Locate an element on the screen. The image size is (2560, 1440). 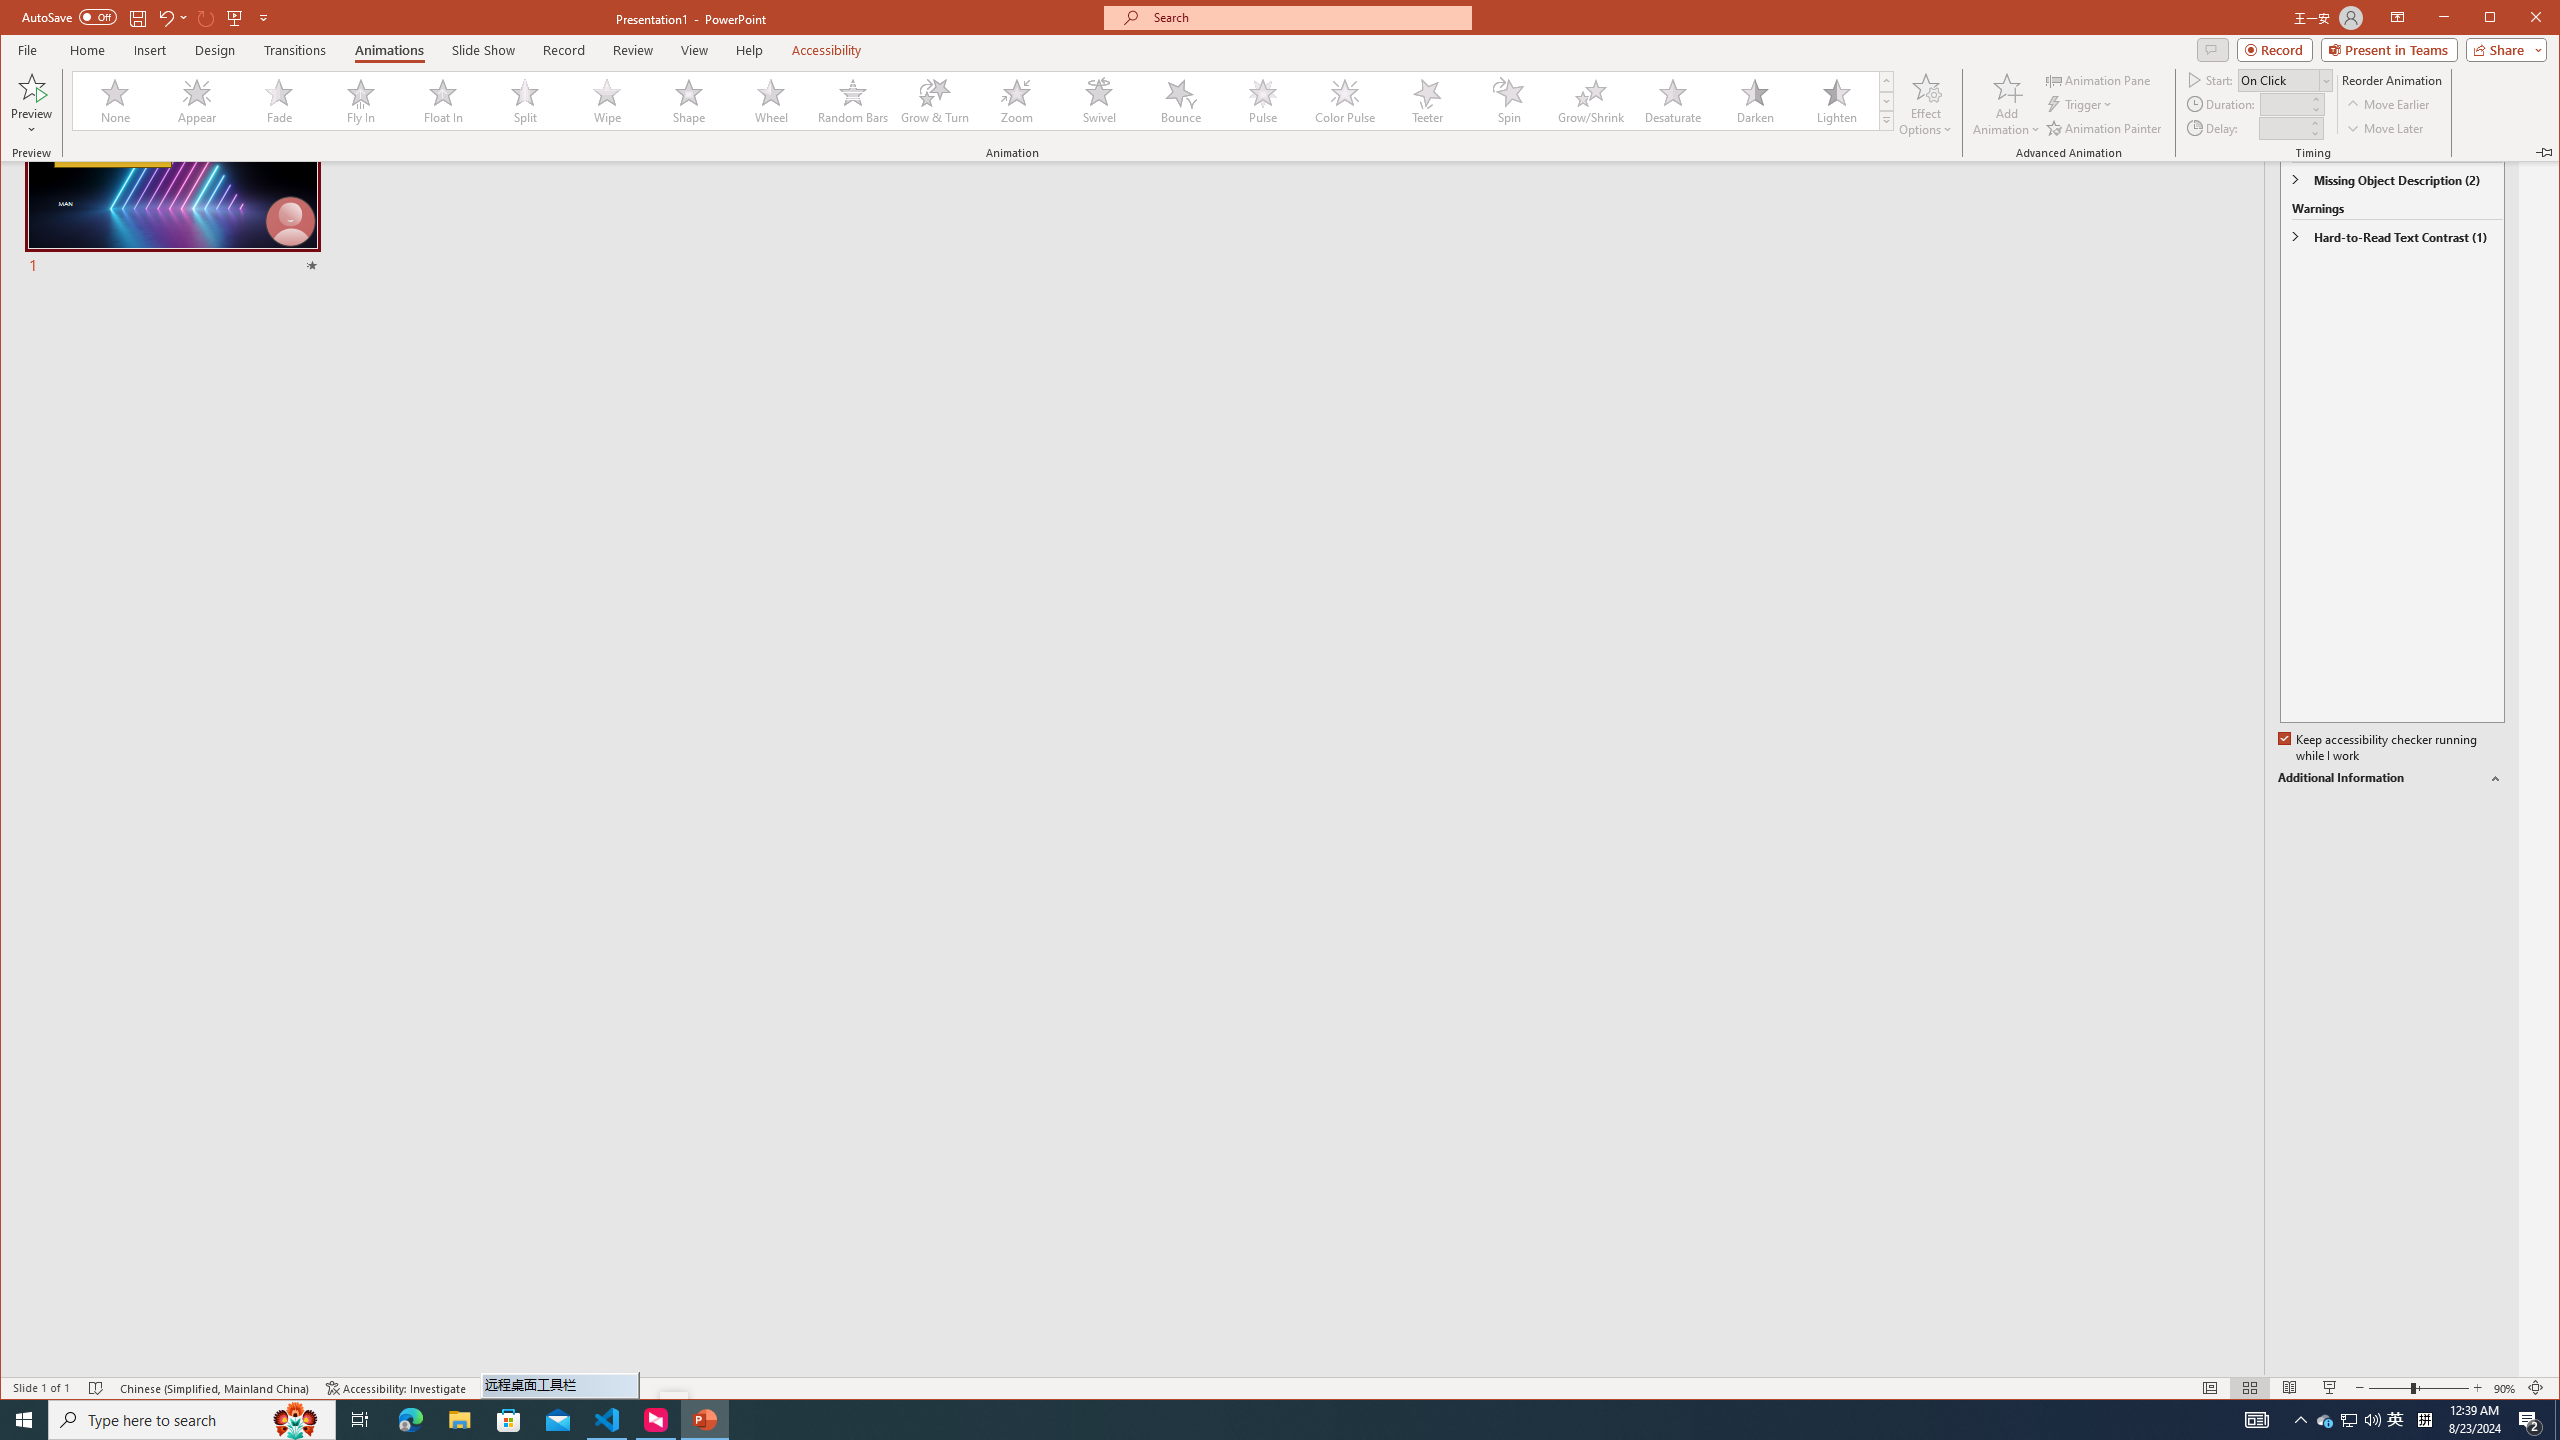
'File Tab' is located at coordinates (25, 49).